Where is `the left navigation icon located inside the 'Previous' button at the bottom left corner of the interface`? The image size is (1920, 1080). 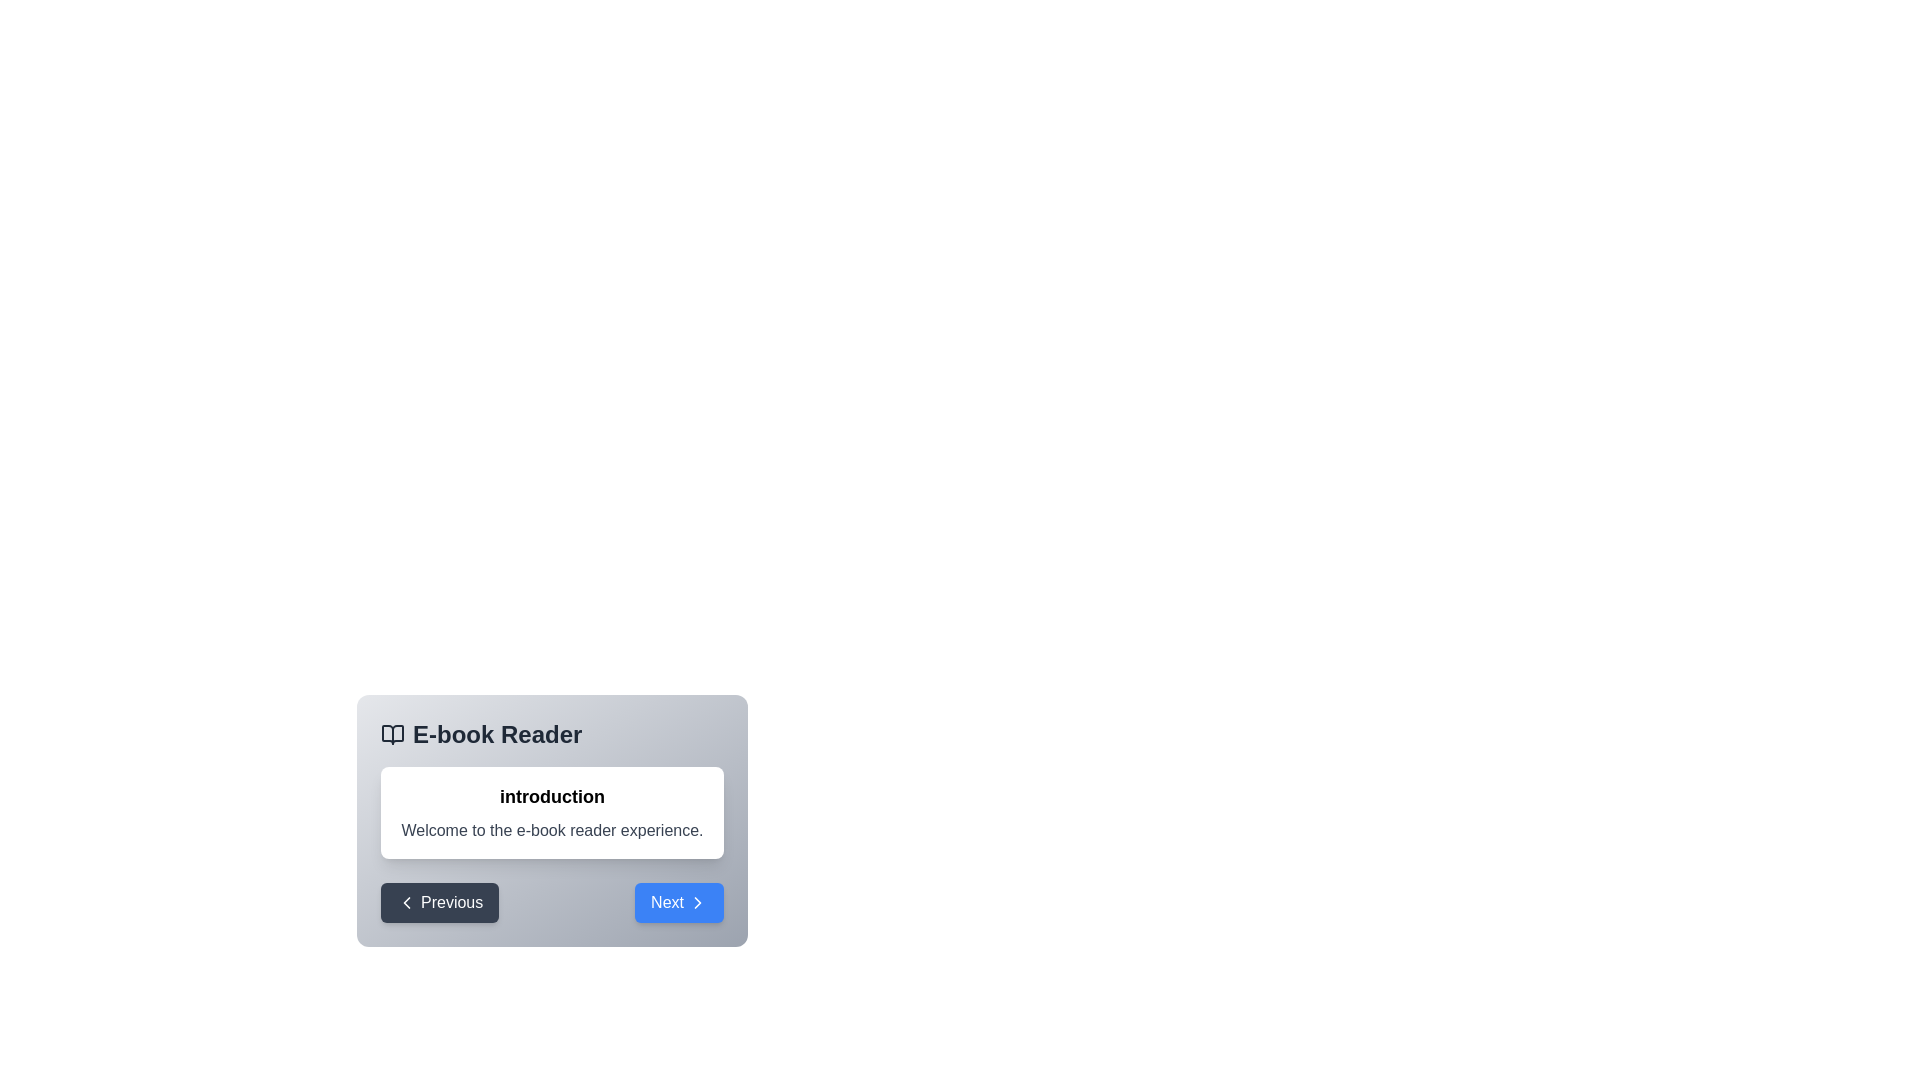 the left navigation icon located inside the 'Previous' button at the bottom left corner of the interface is located at coordinates (406, 902).